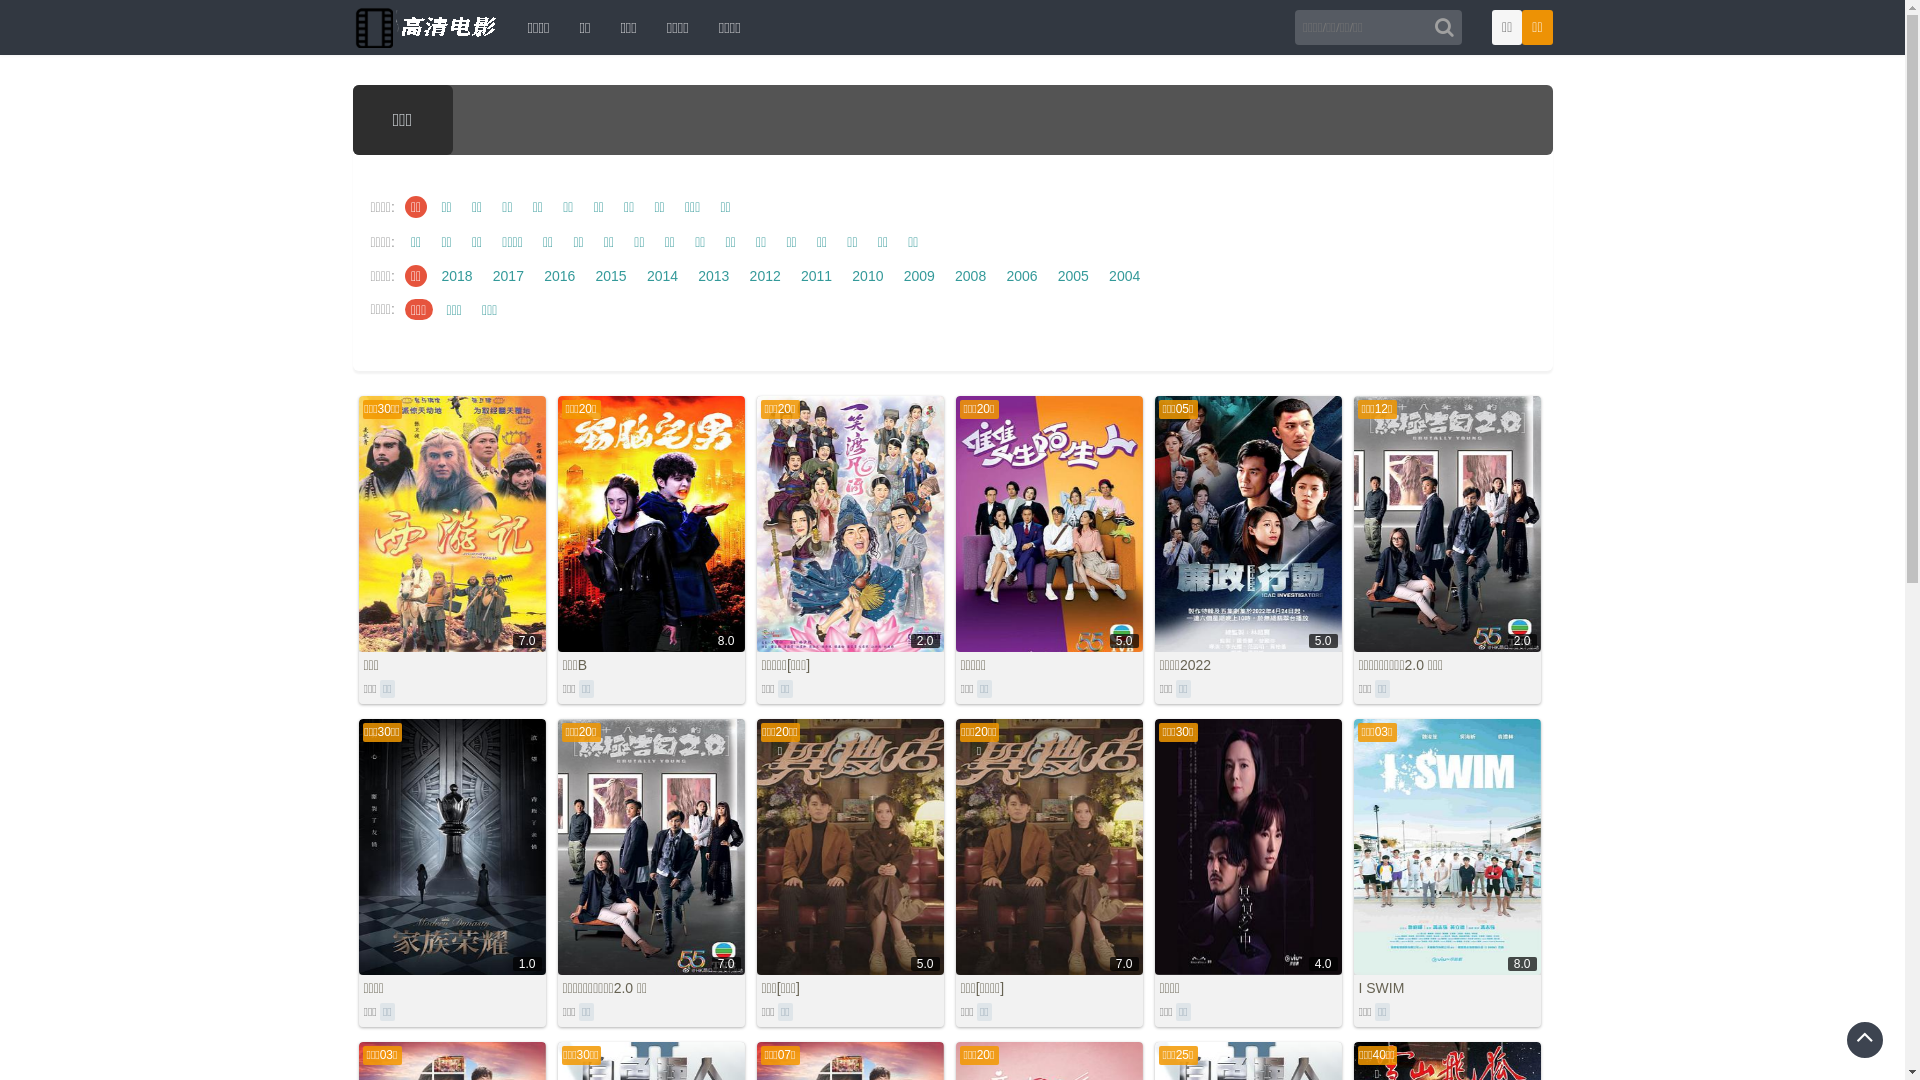  I want to click on '2005', so click(1050, 276).